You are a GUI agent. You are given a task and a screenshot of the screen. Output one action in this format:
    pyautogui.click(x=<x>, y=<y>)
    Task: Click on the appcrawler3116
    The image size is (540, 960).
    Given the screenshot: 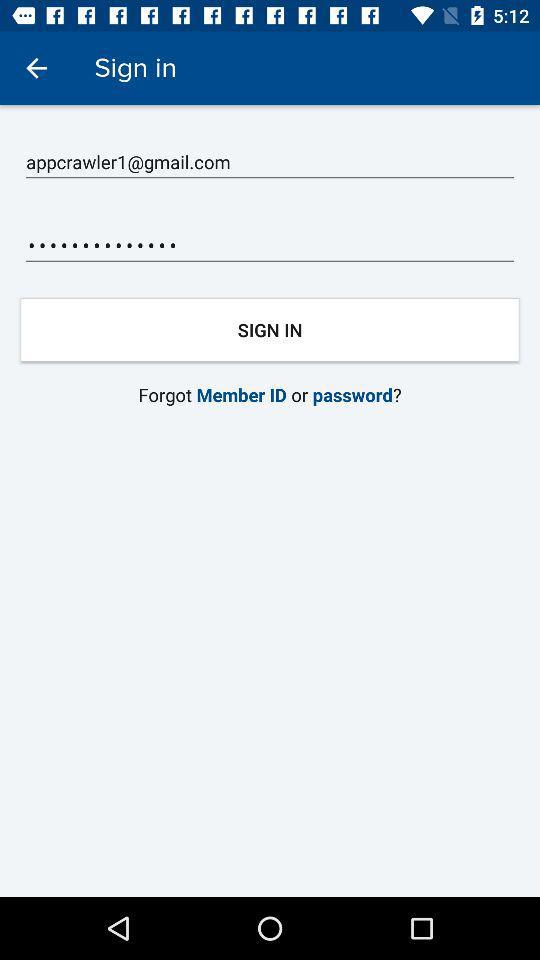 What is the action you would take?
    pyautogui.click(x=270, y=245)
    